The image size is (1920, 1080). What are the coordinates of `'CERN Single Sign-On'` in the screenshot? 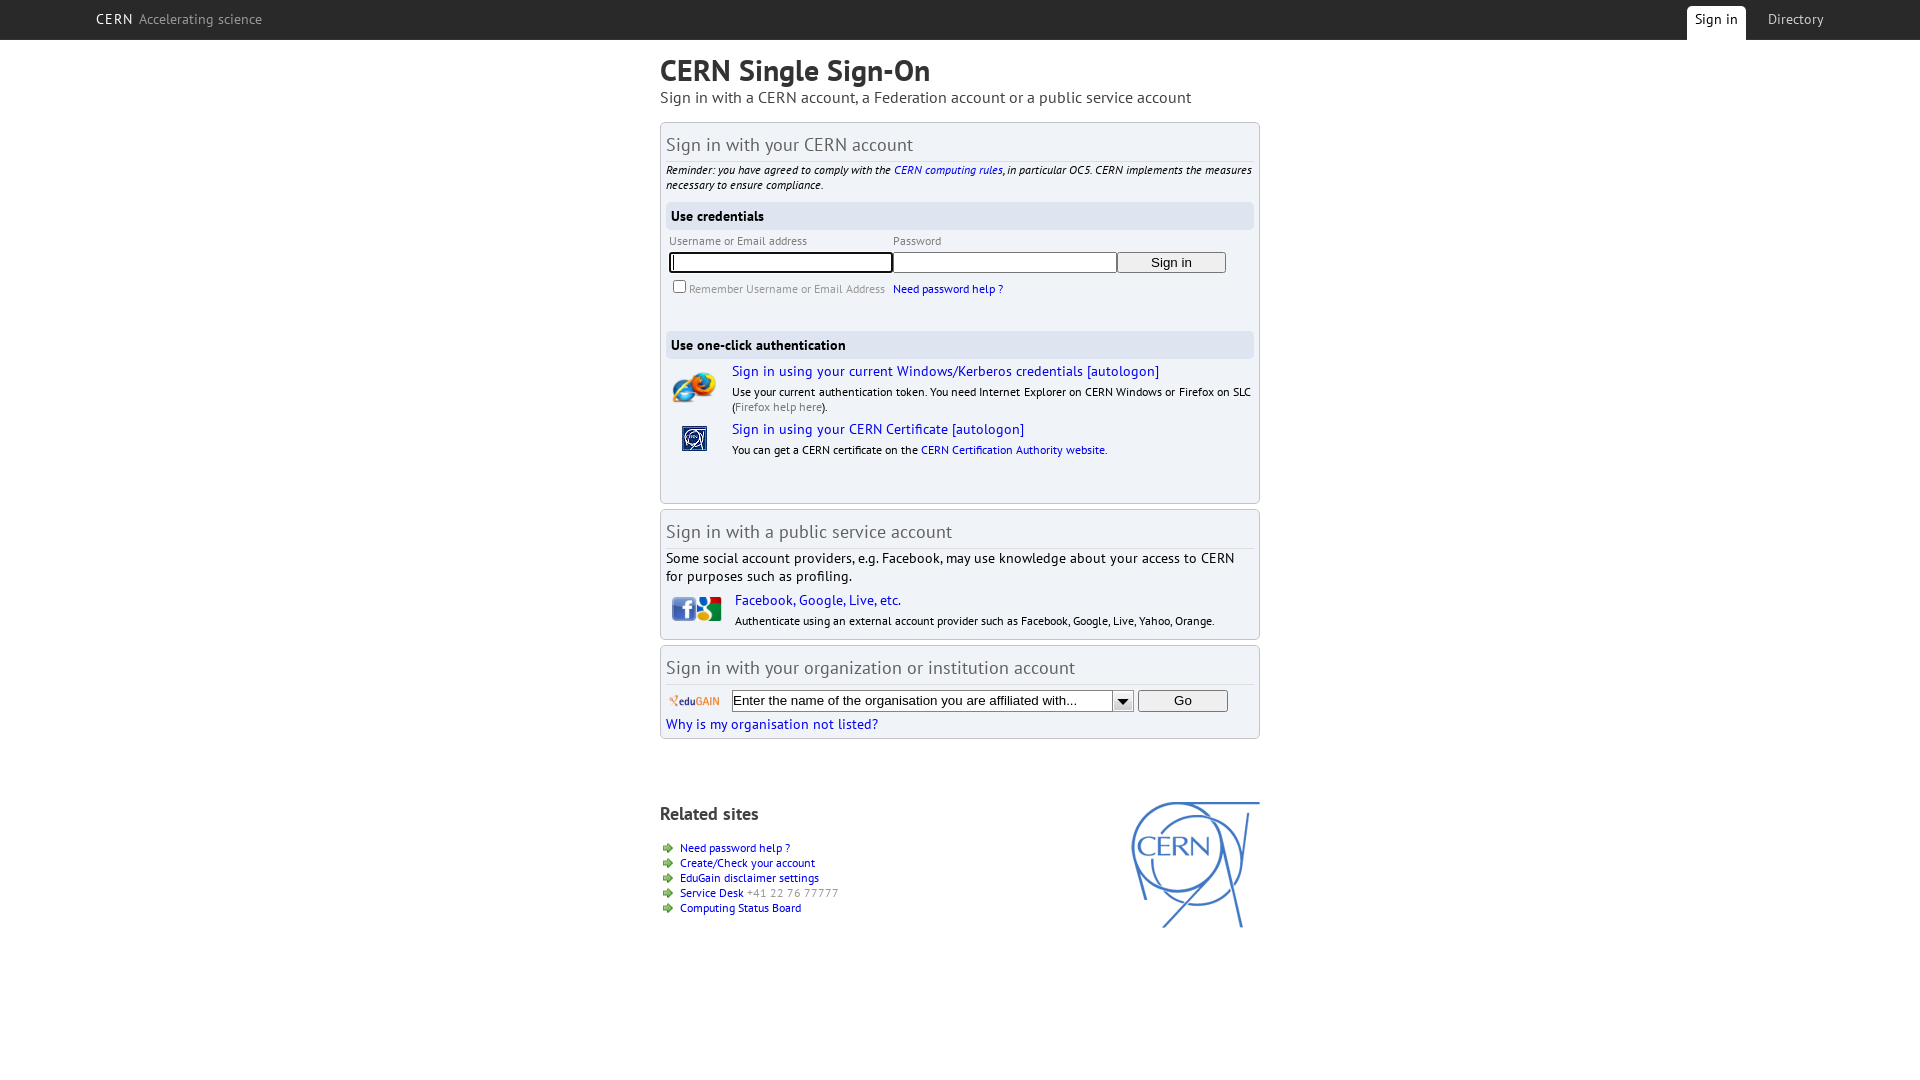 It's located at (794, 68).